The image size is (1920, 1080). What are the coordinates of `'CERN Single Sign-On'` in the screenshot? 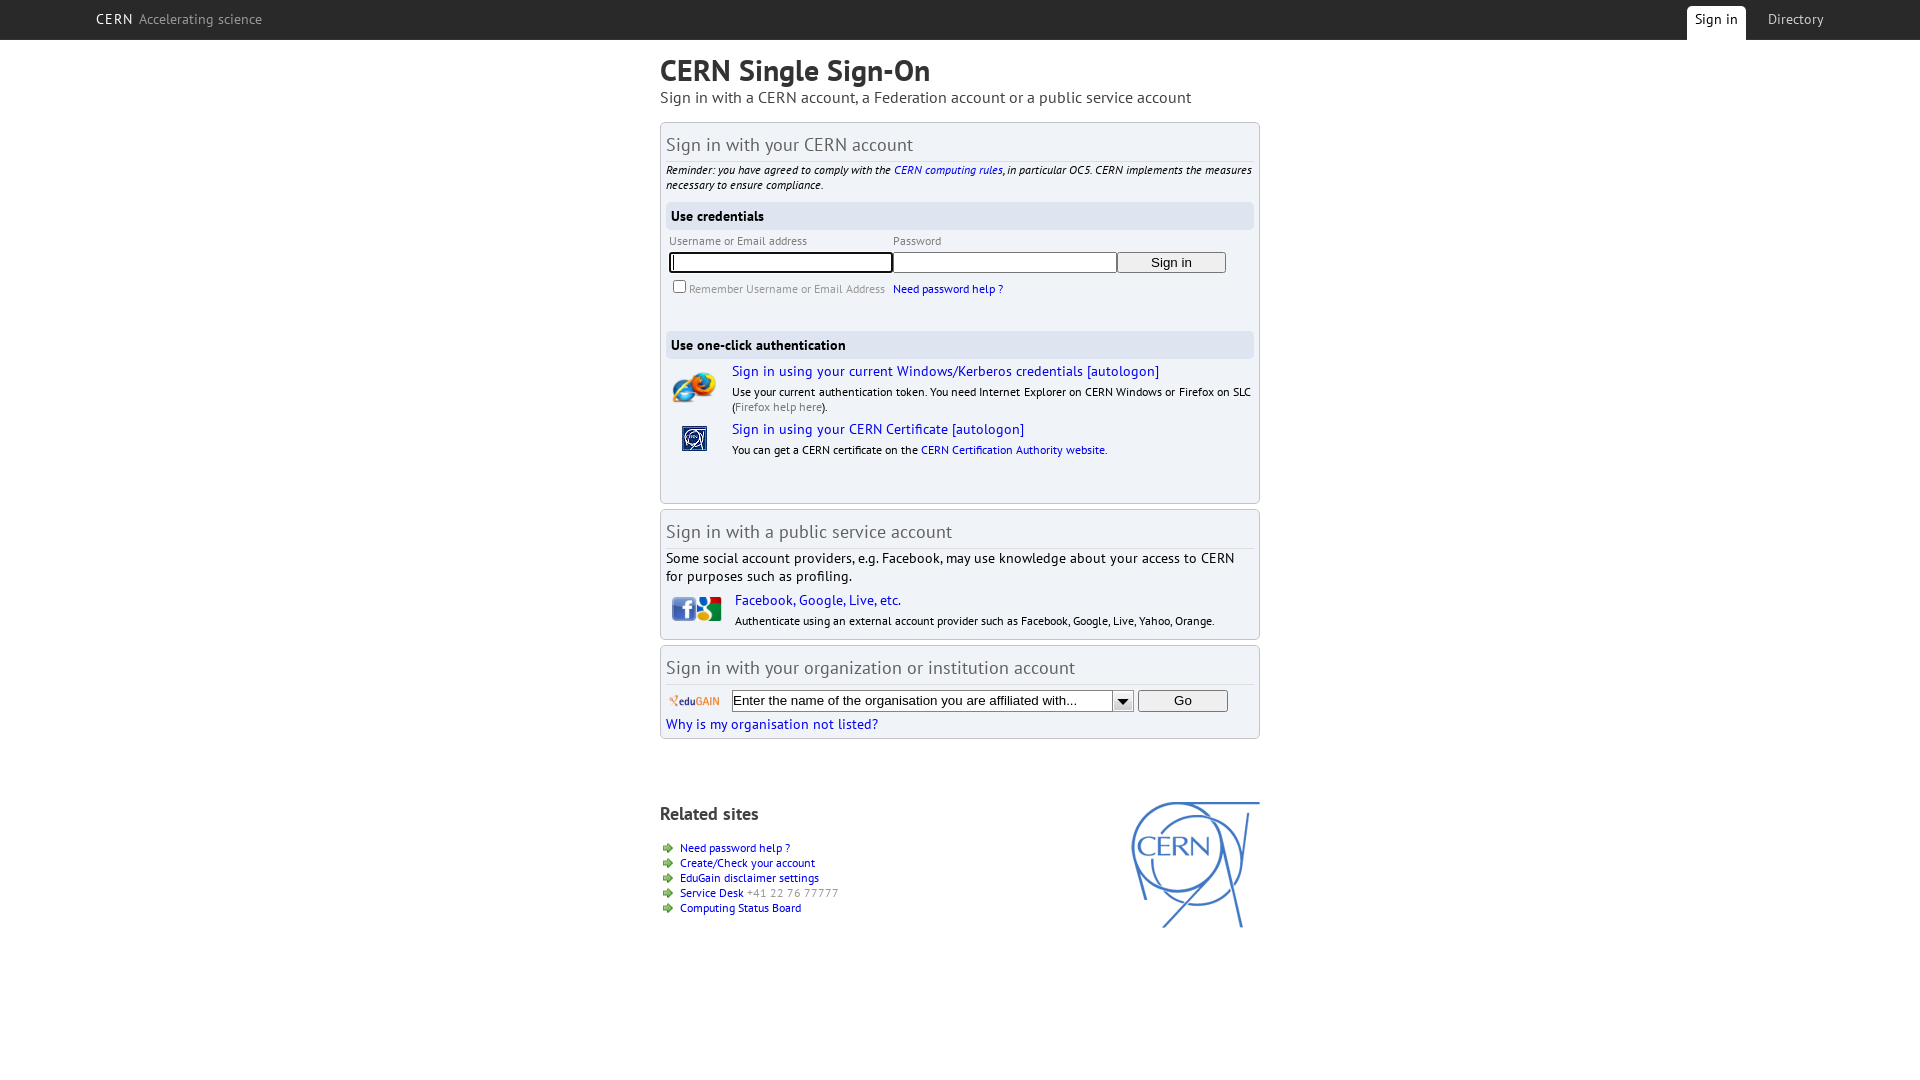 It's located at (794, 68).